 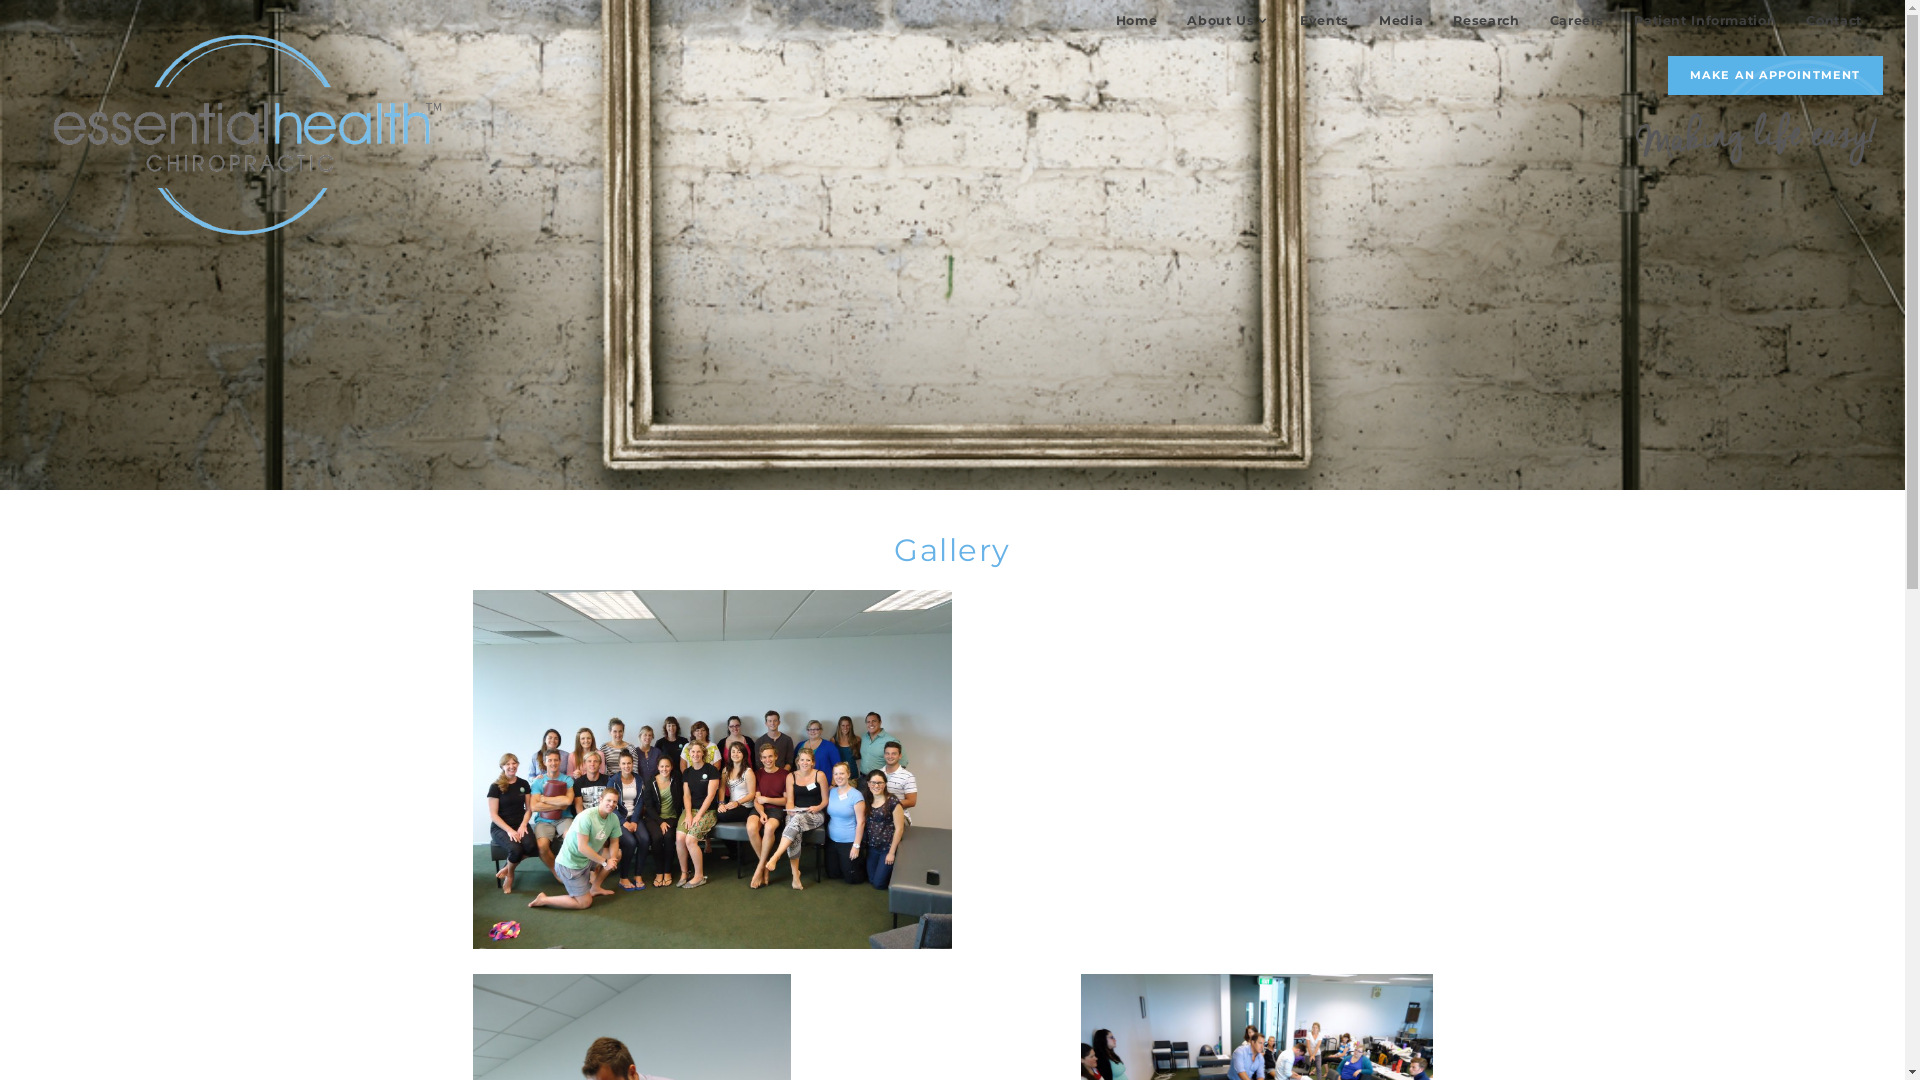 I want to click on 'Media', so click(x=1400, y=19).